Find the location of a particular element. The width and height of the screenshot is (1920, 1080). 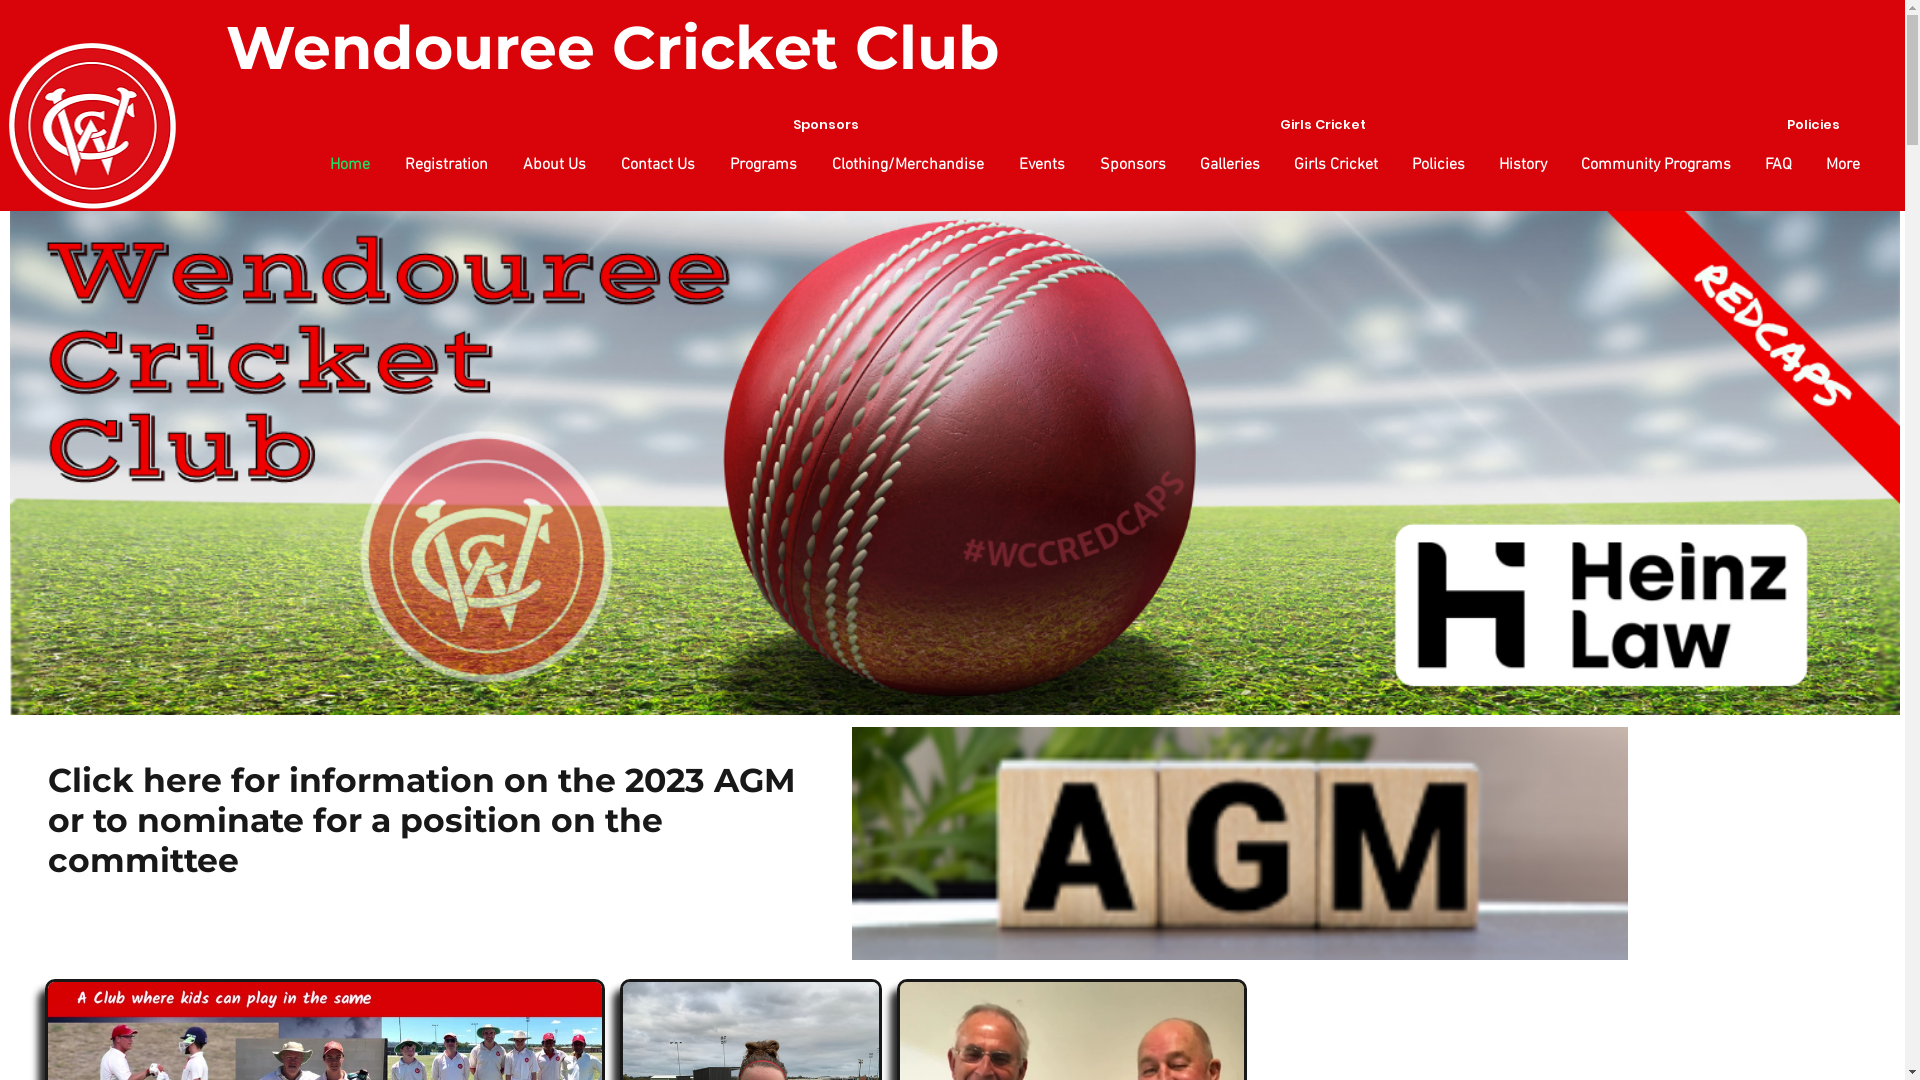

'Contact Us' is located at coordinates (655, 164).